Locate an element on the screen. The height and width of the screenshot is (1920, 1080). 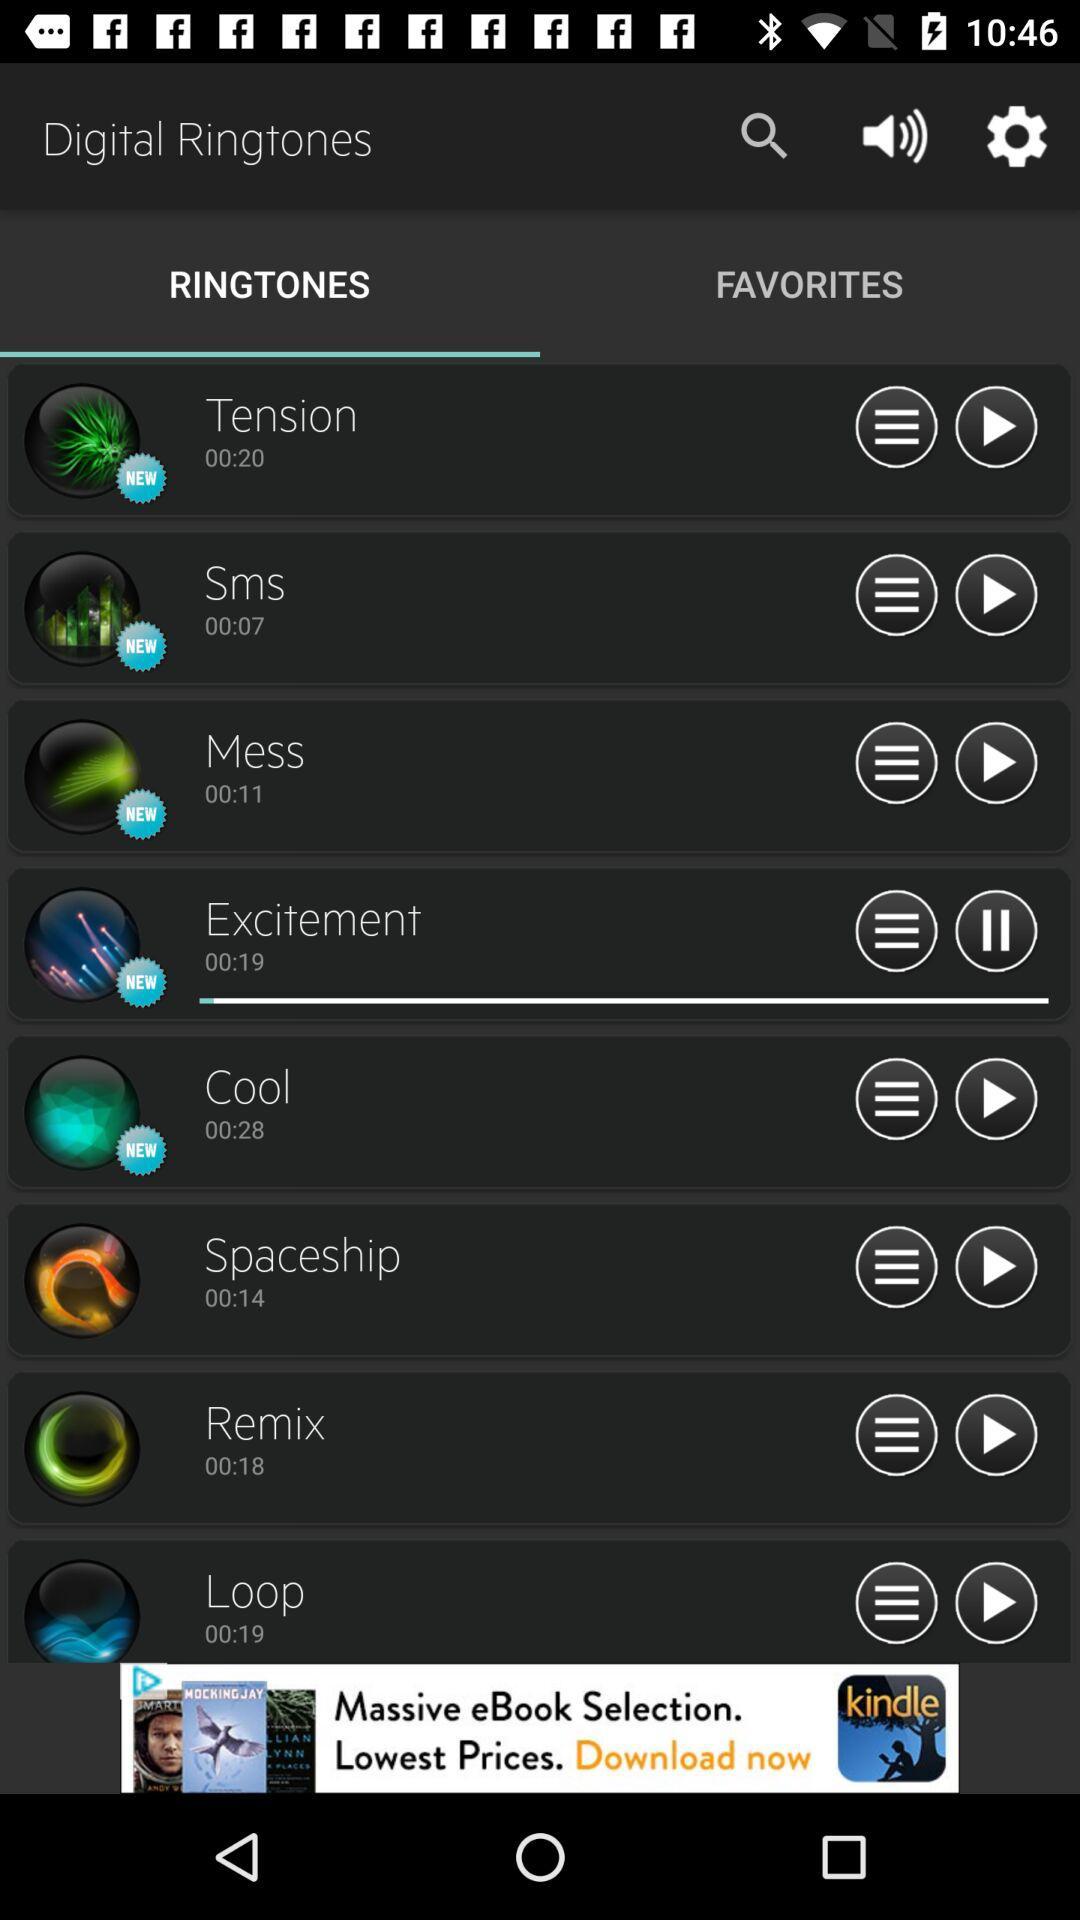
off button is located at coordinates (995, 595).